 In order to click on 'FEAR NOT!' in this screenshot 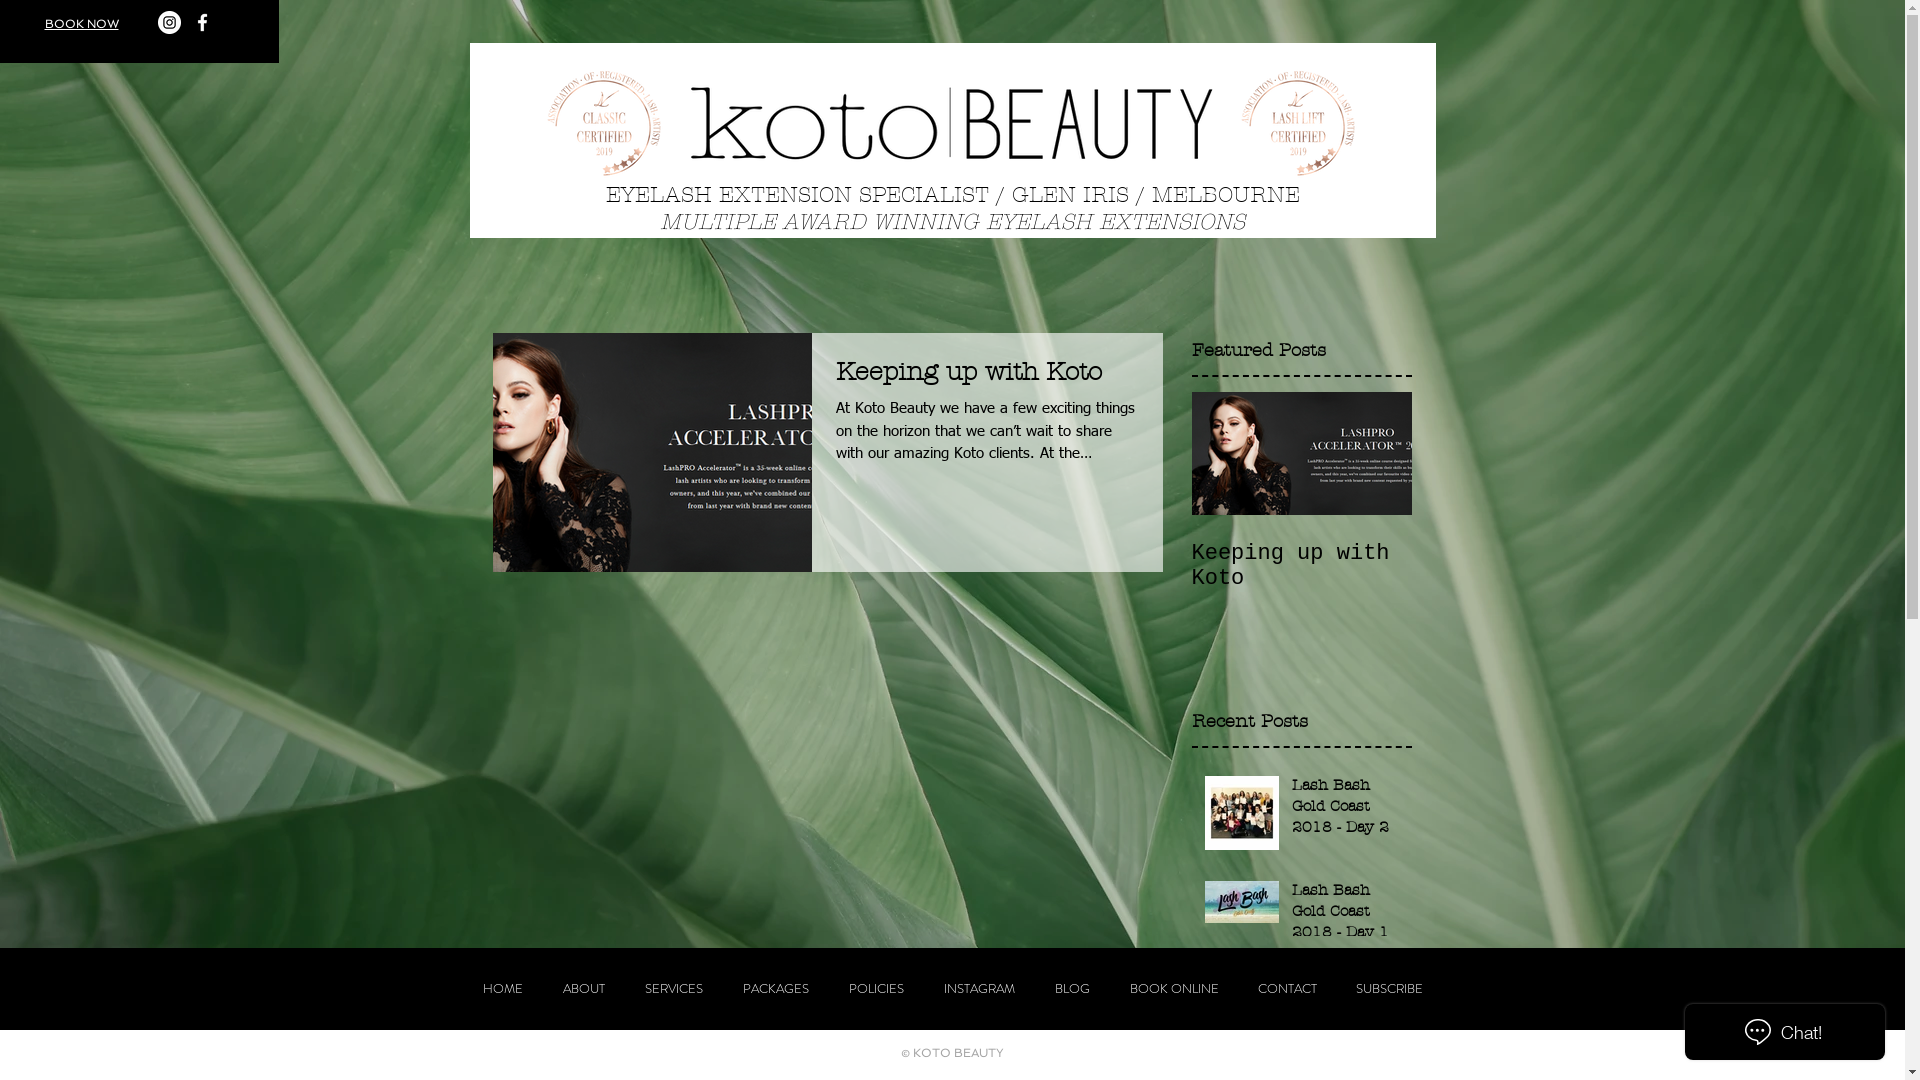, I will do `click(1345, 966)`.